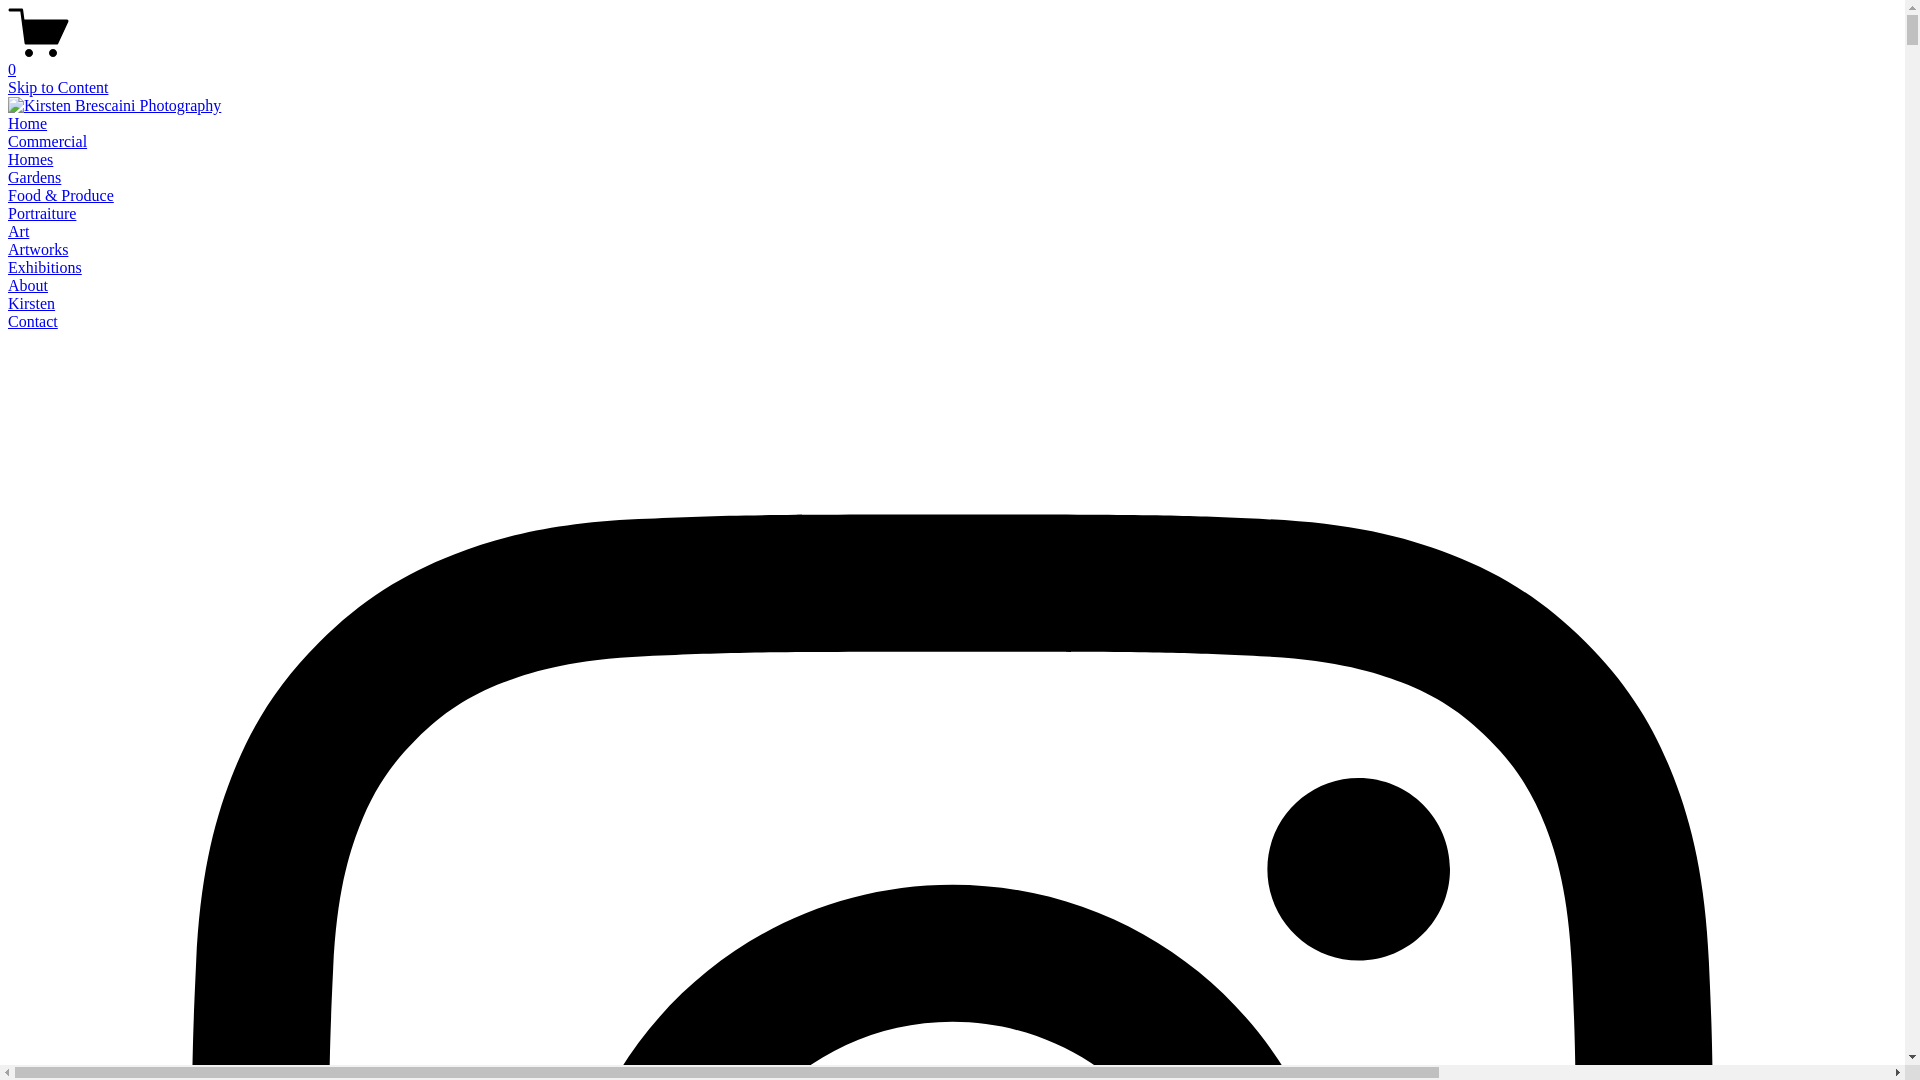  Describe the element at coordinates (57, 86) in the screenshot. I see `'Skip to Content'` at that location.